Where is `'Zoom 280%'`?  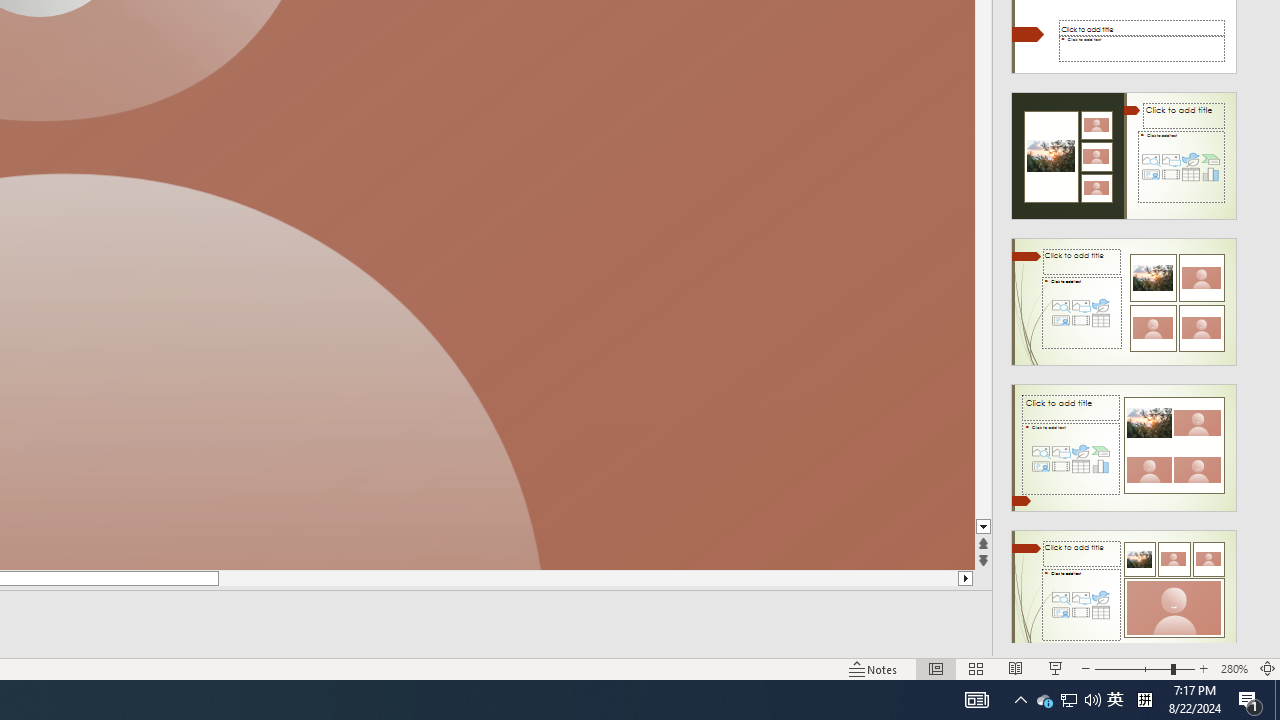
'Zoom 280%' is located at coordinates (1233, 669).